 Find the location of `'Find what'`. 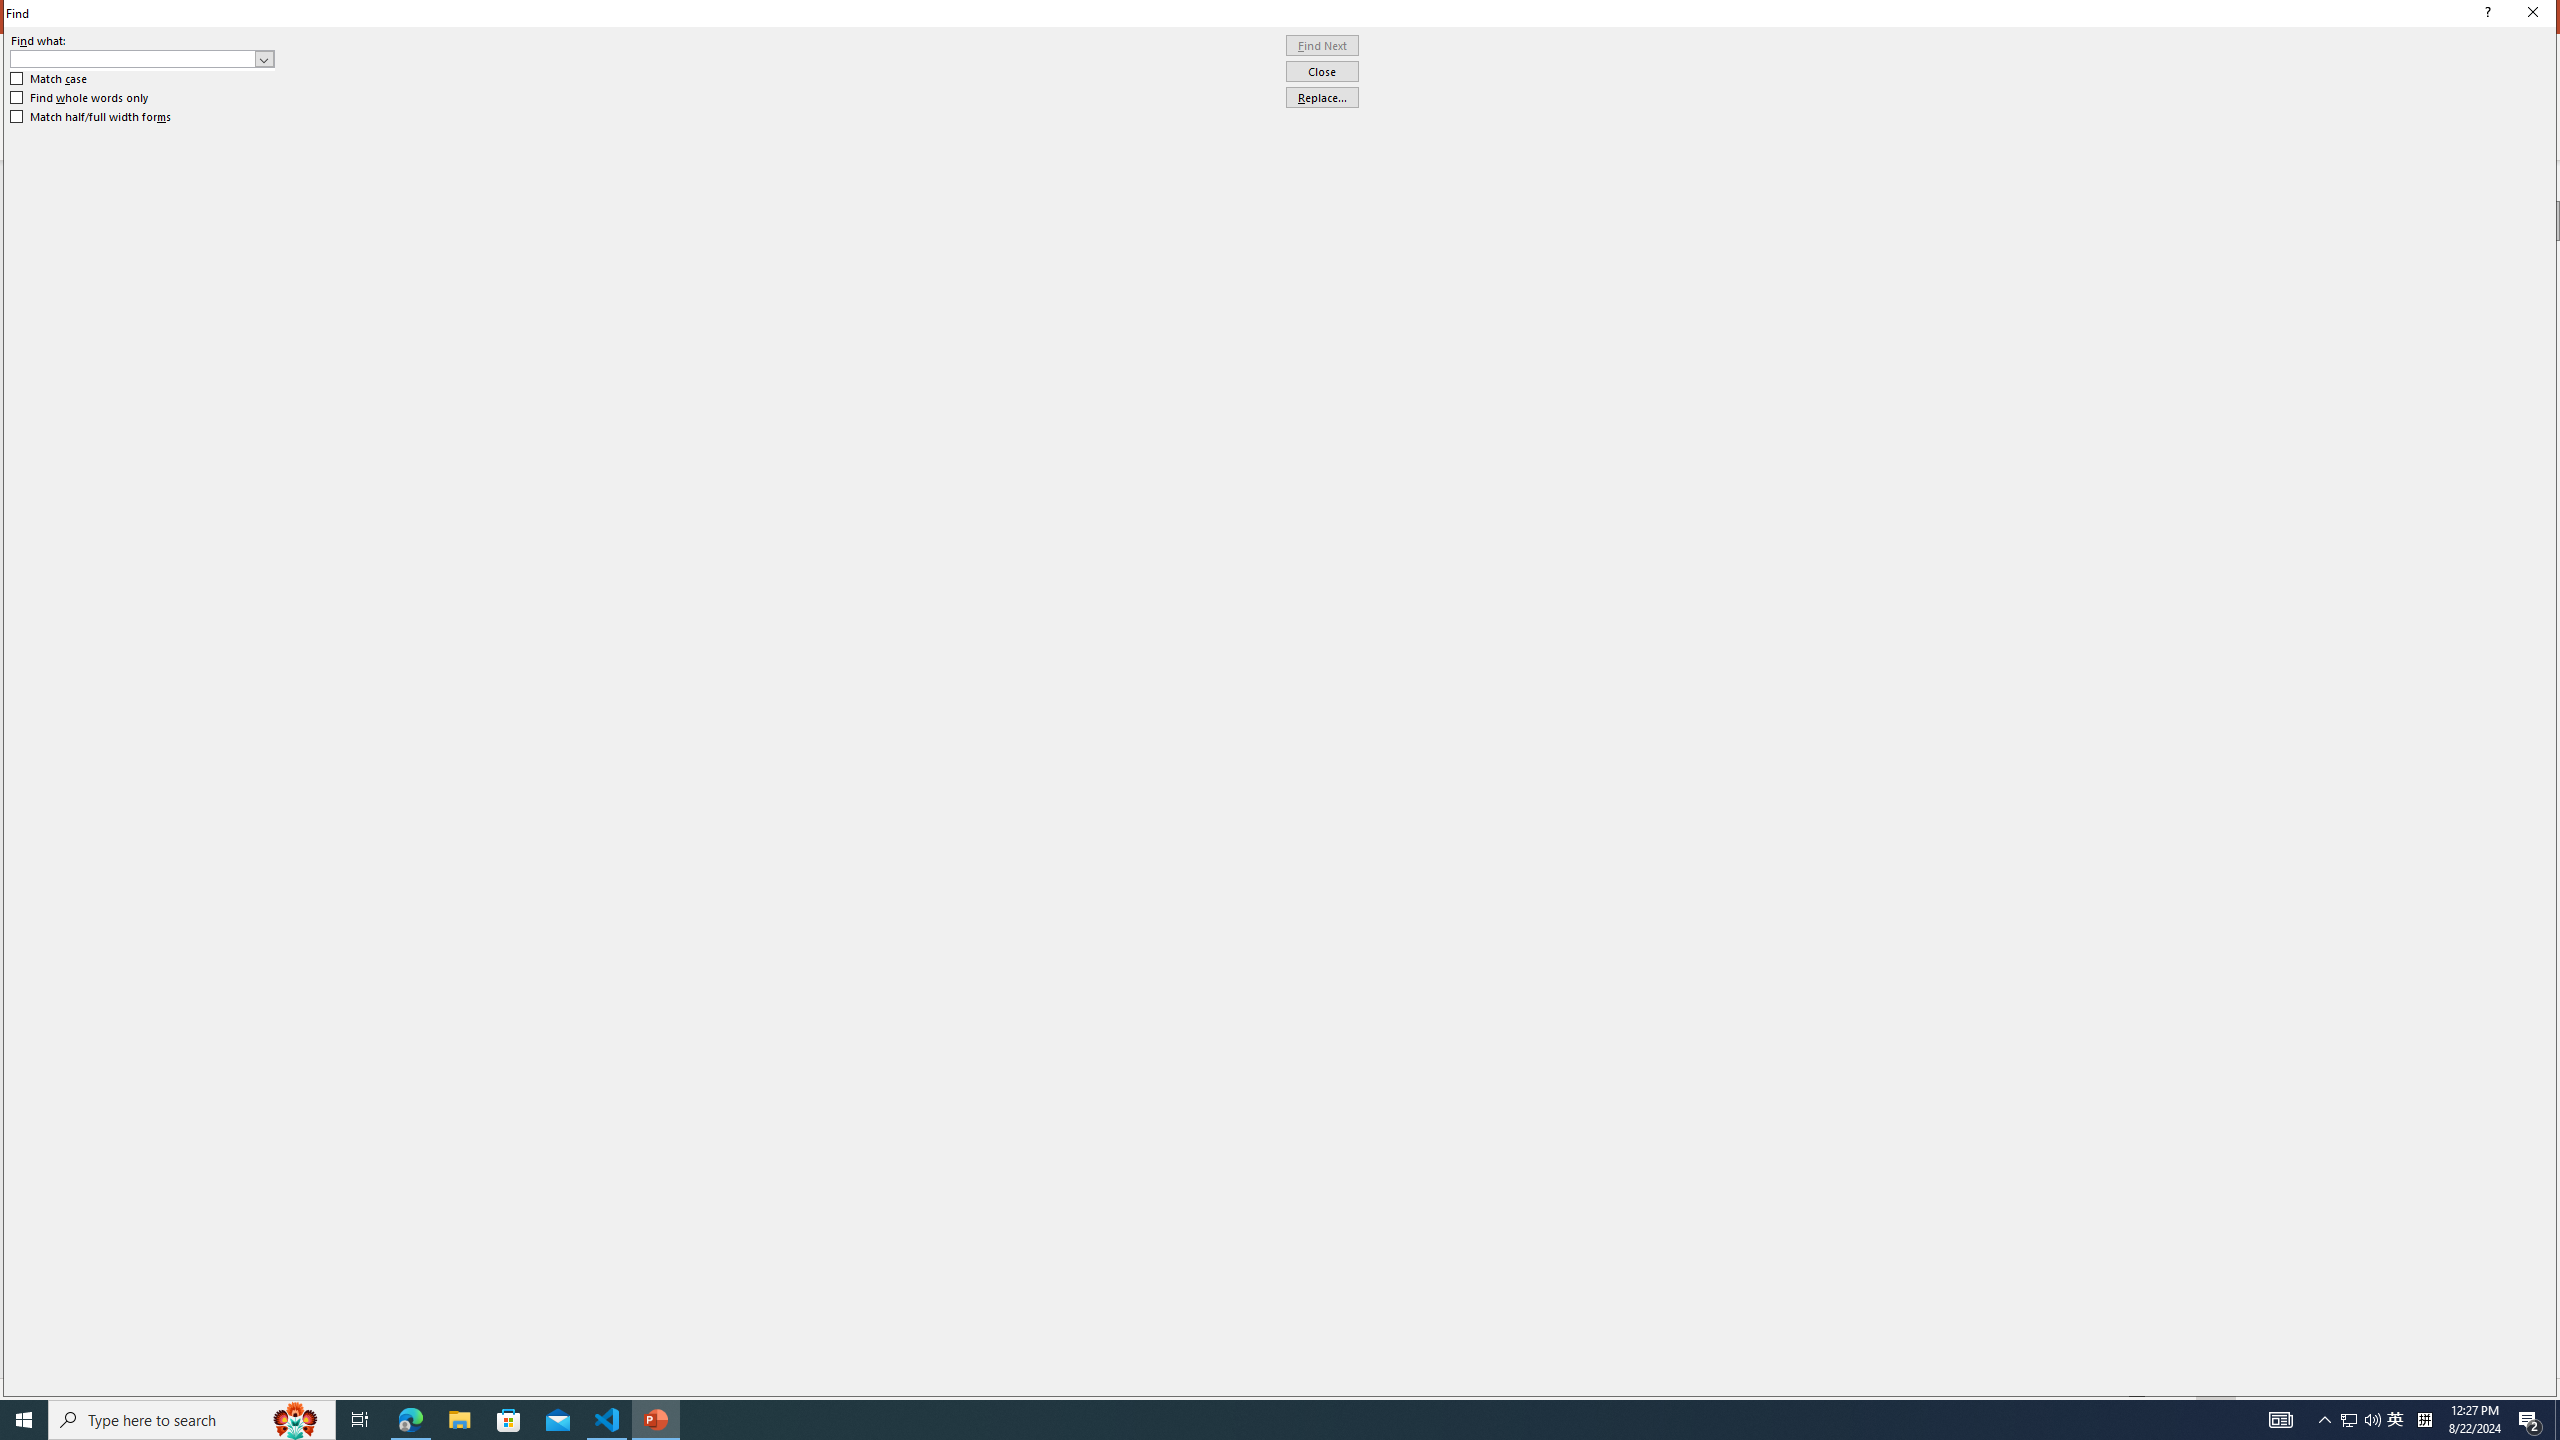

'Find what' is located at coordinates (142, 58).